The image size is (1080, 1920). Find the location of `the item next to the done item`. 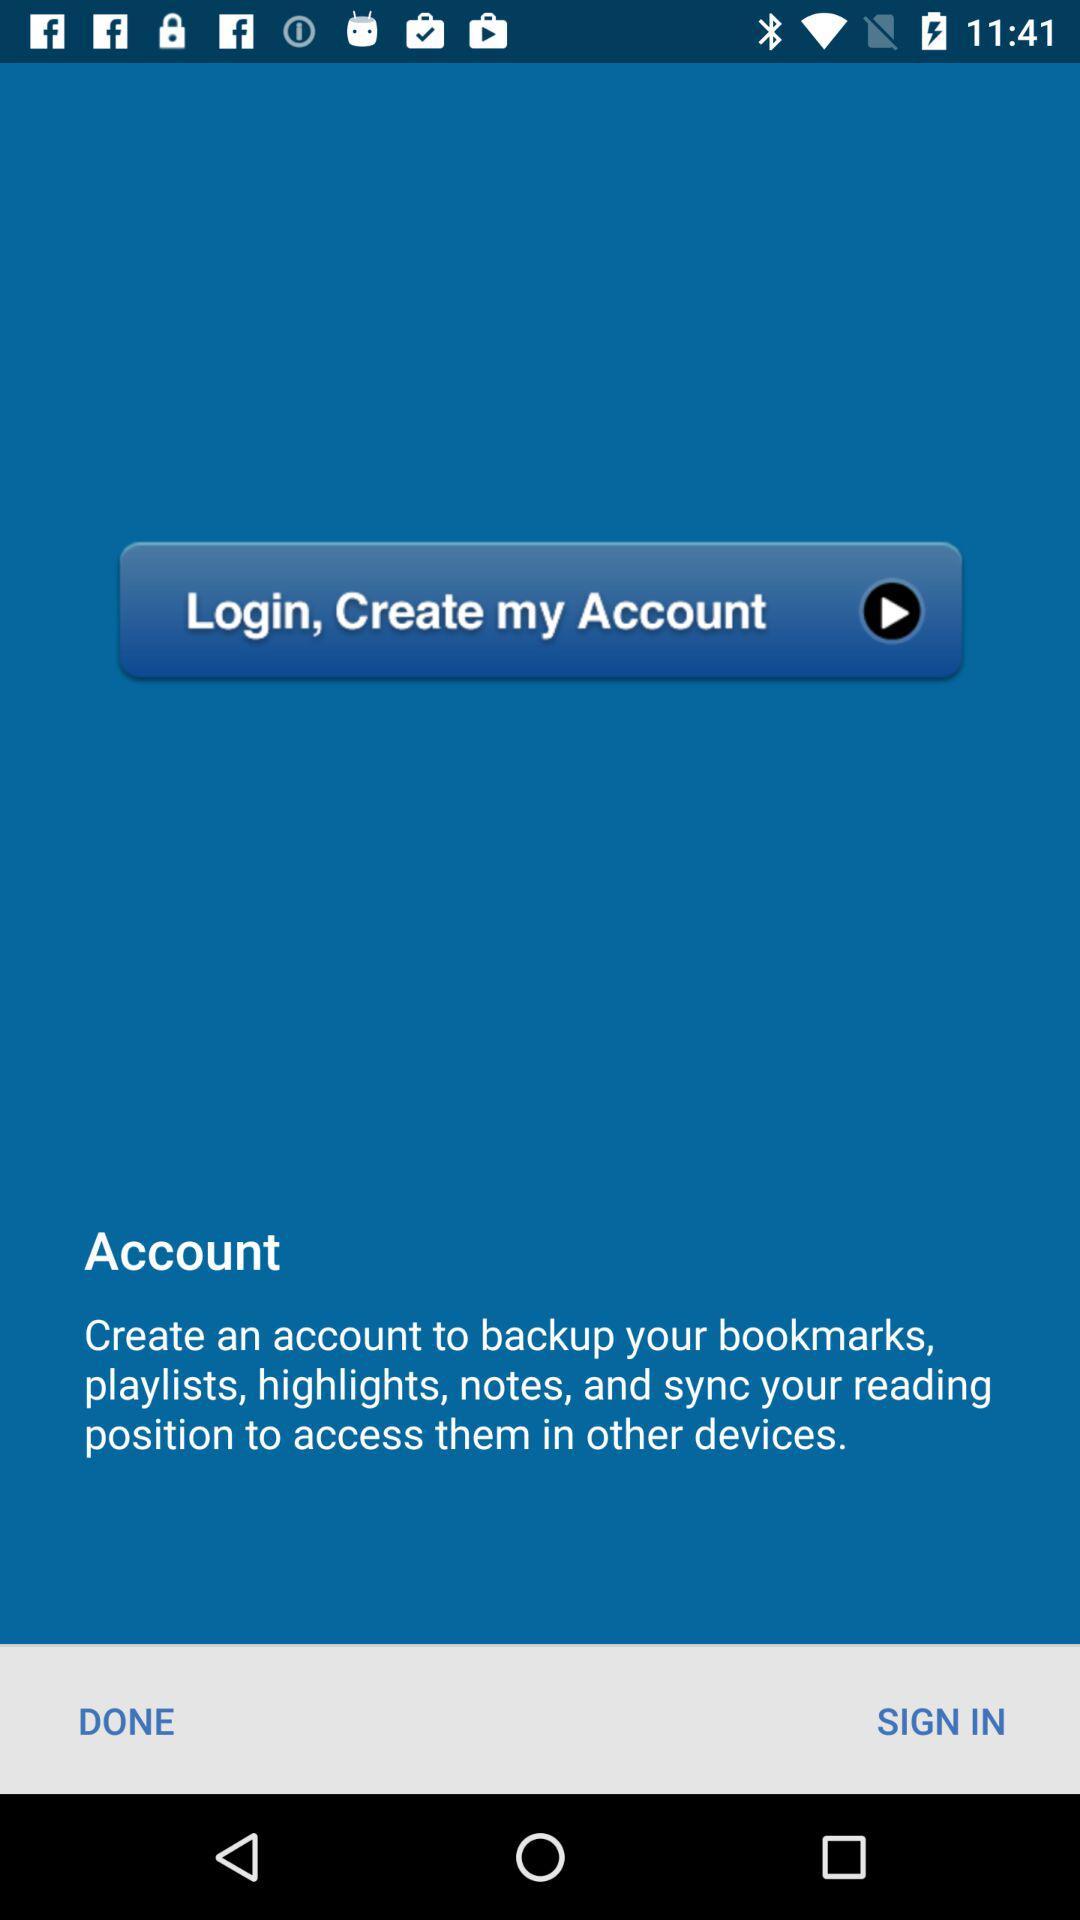

the item next to the done item is located at coordinates (941, 1719).